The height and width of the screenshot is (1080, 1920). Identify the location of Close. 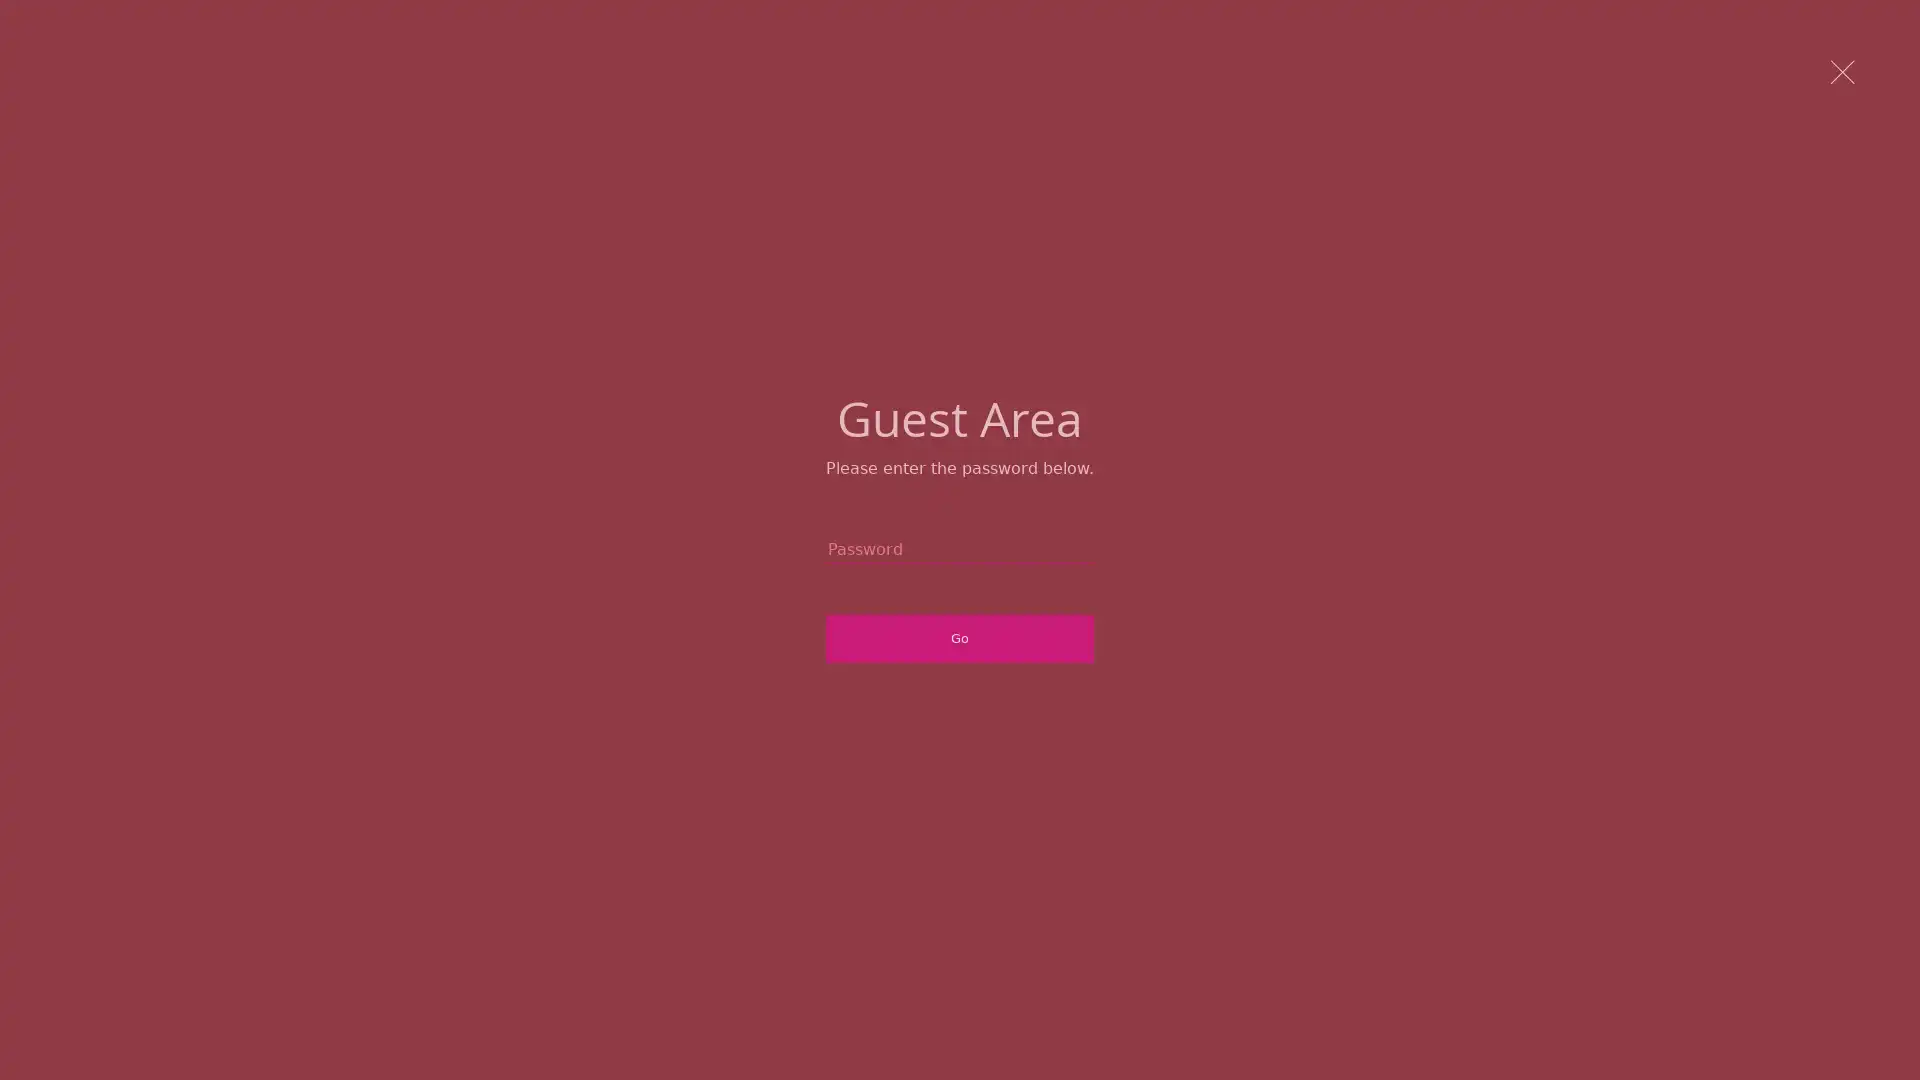
(1843, 73).